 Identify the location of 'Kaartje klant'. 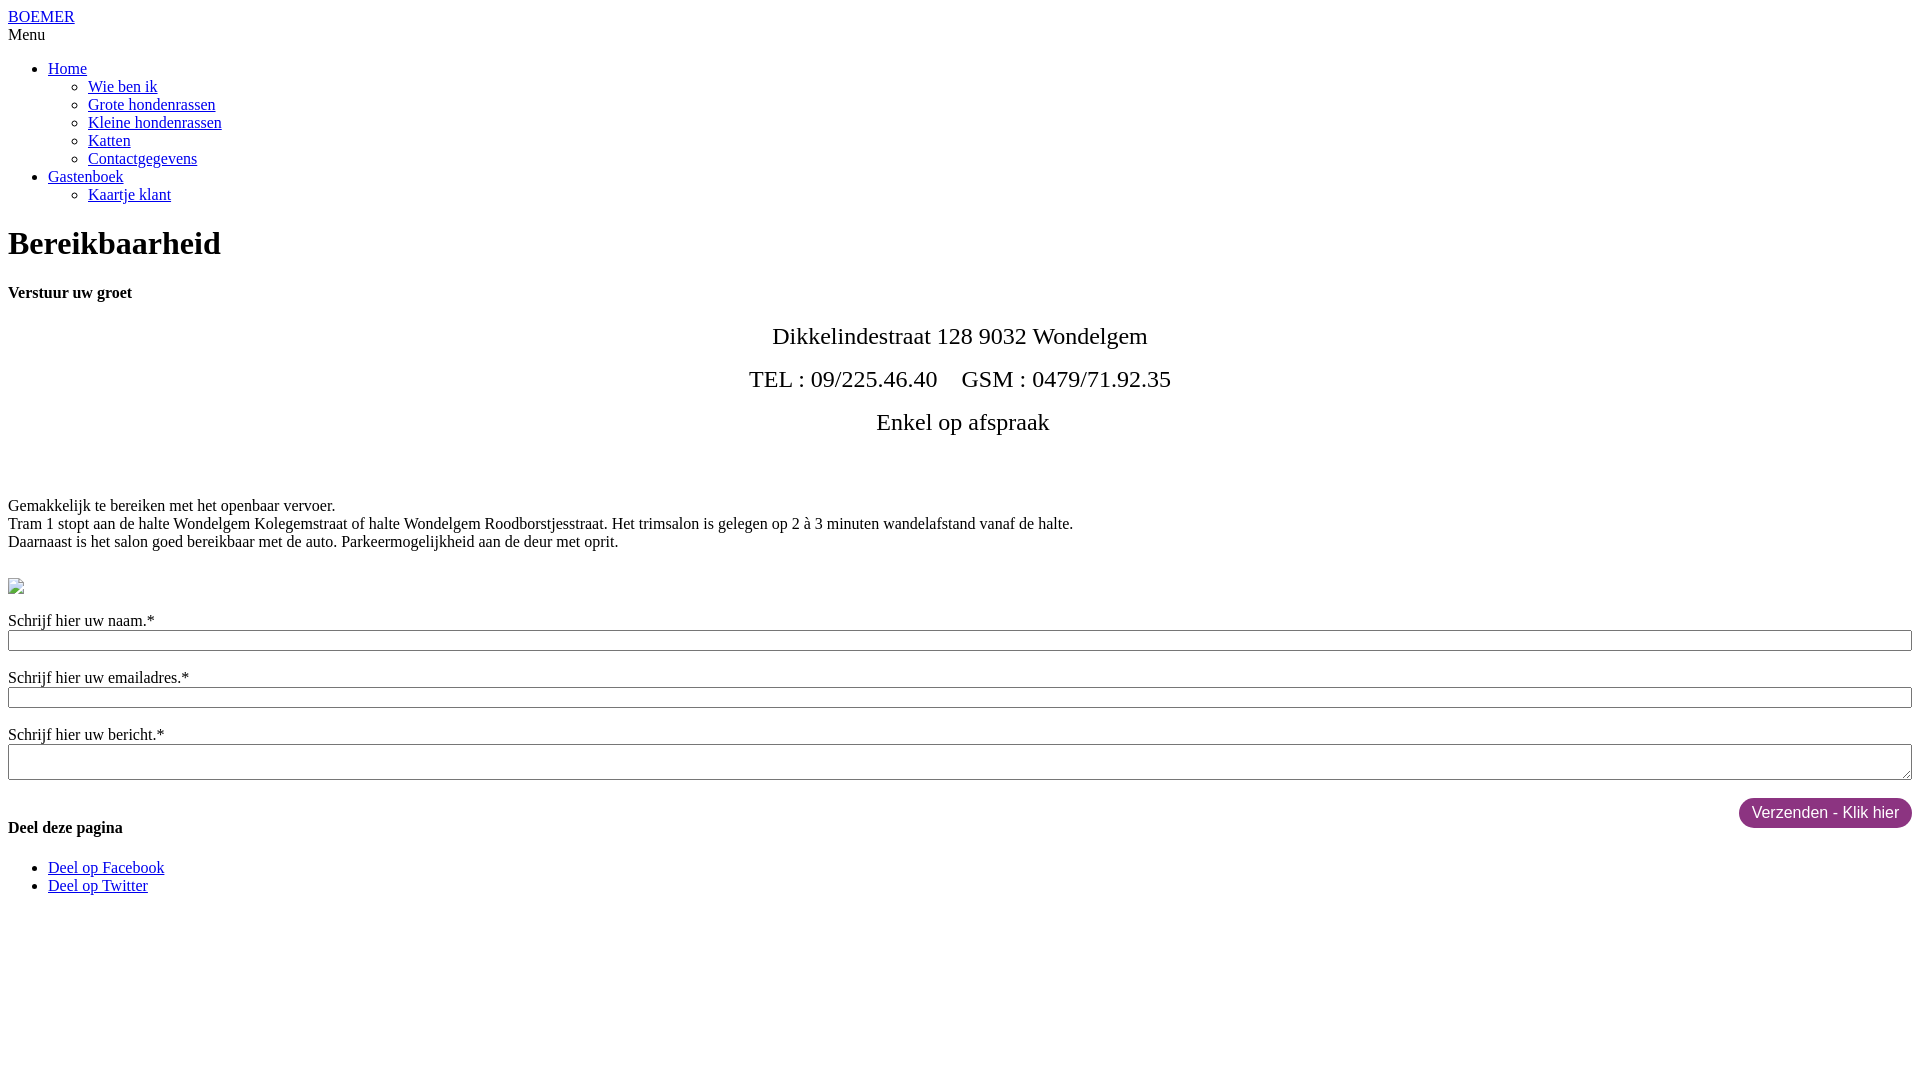
(128, 194).